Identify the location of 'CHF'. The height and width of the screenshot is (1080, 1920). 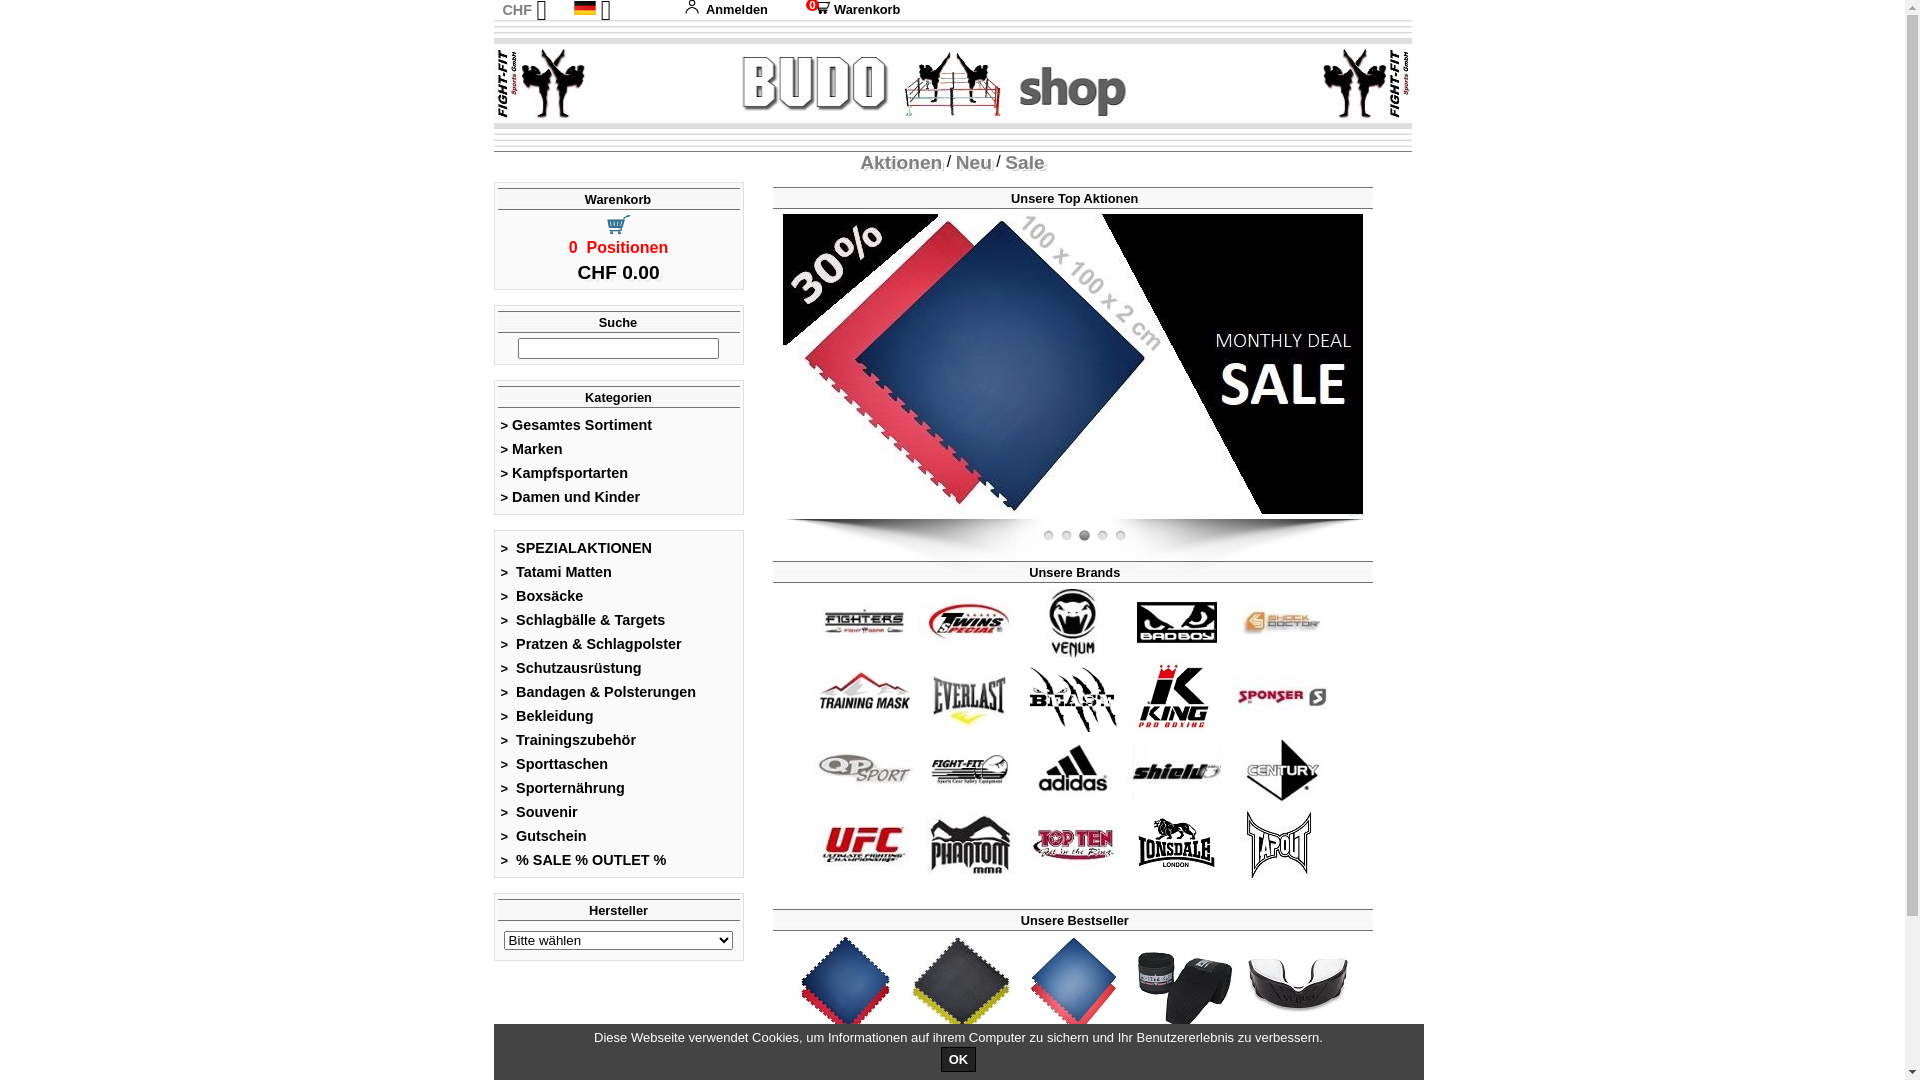
(517, 10).